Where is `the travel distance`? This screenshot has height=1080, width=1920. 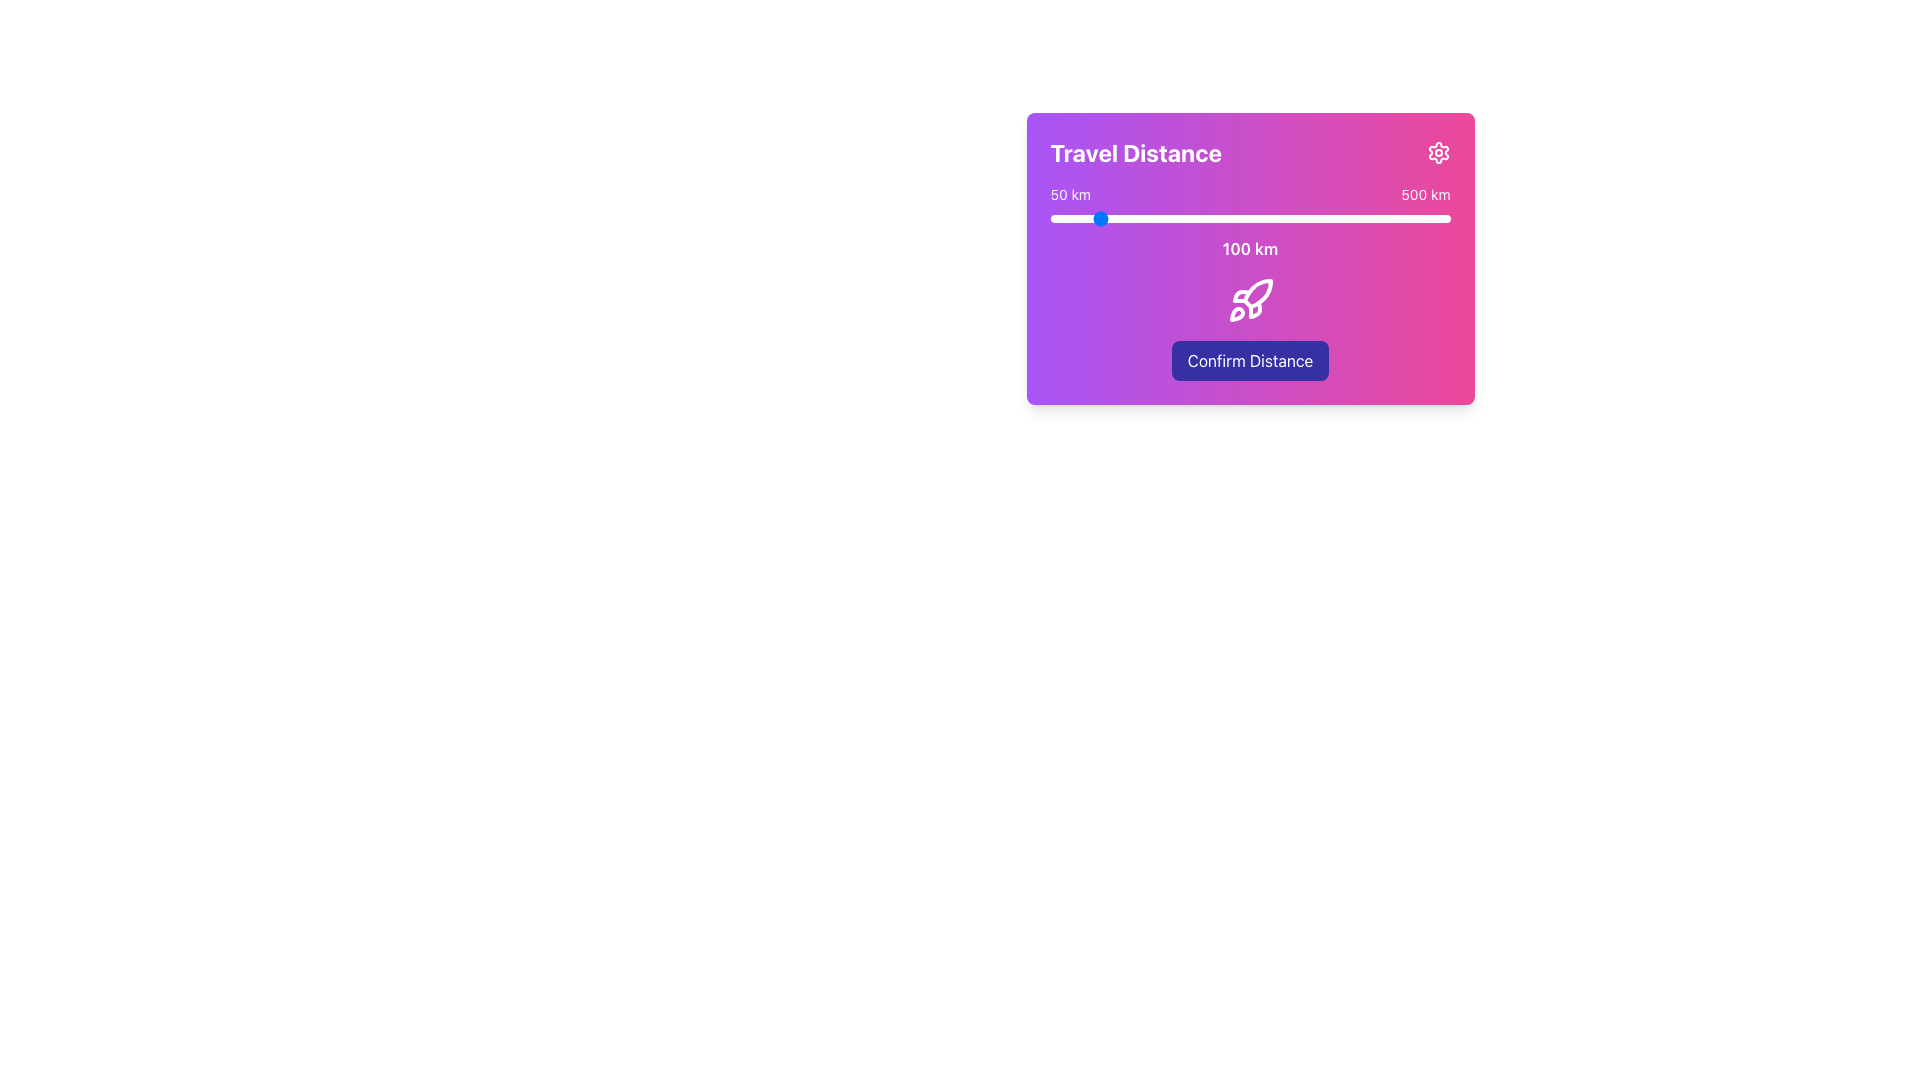 the travel distance is located at coordinates (1229, 219).